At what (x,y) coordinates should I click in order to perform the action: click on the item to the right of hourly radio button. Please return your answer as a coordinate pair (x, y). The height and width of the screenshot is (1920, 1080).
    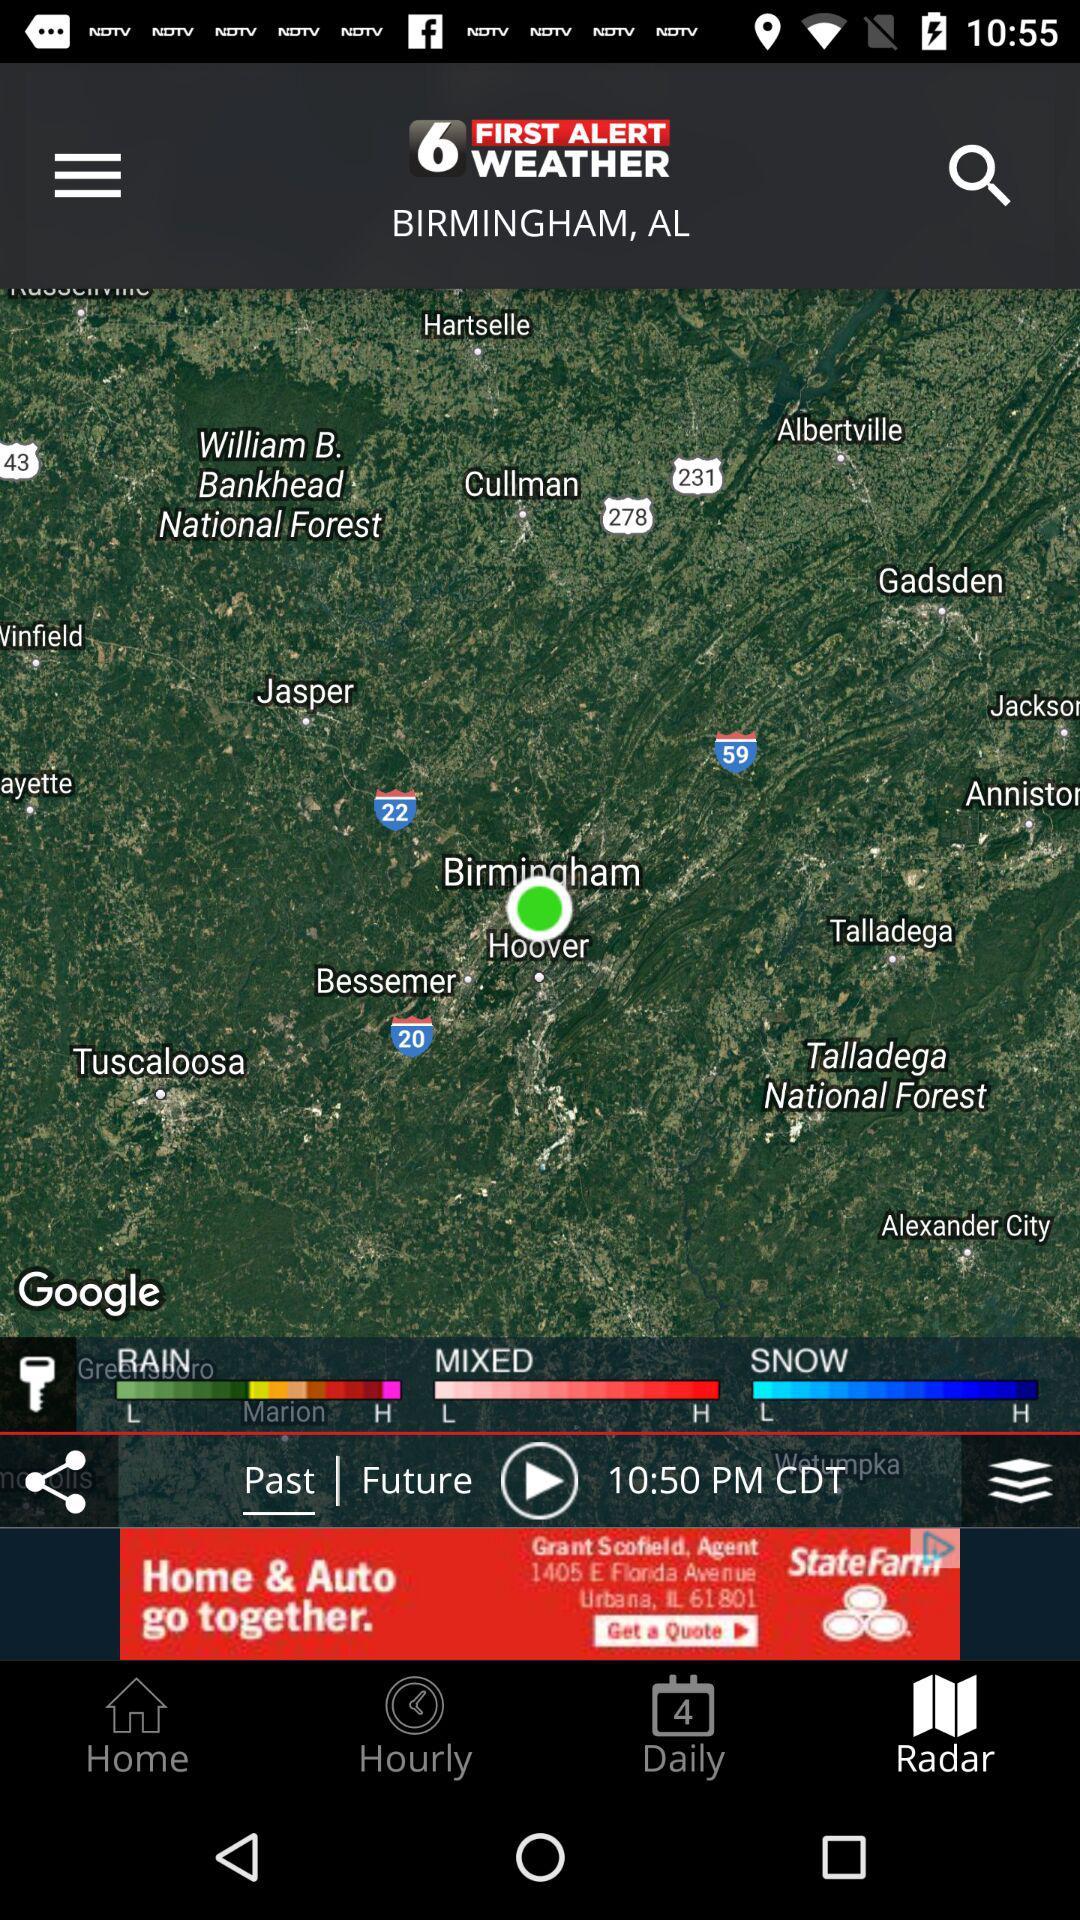
    Looking at the image, I should click on (682, 1726).